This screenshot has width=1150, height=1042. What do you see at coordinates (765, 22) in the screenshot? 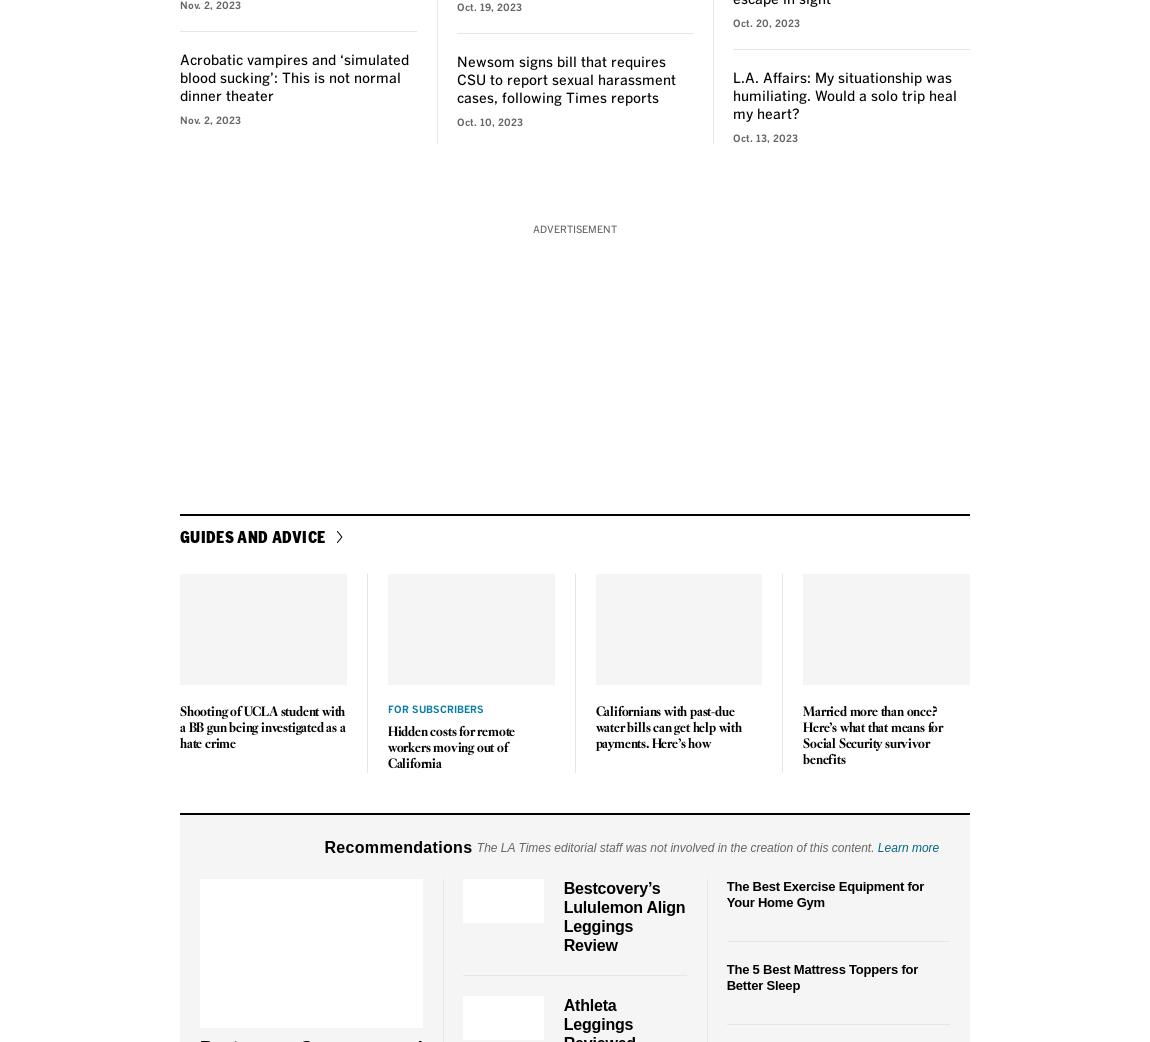
I see `'Oct. 20, 2023'` at bounding box center [765, 22].